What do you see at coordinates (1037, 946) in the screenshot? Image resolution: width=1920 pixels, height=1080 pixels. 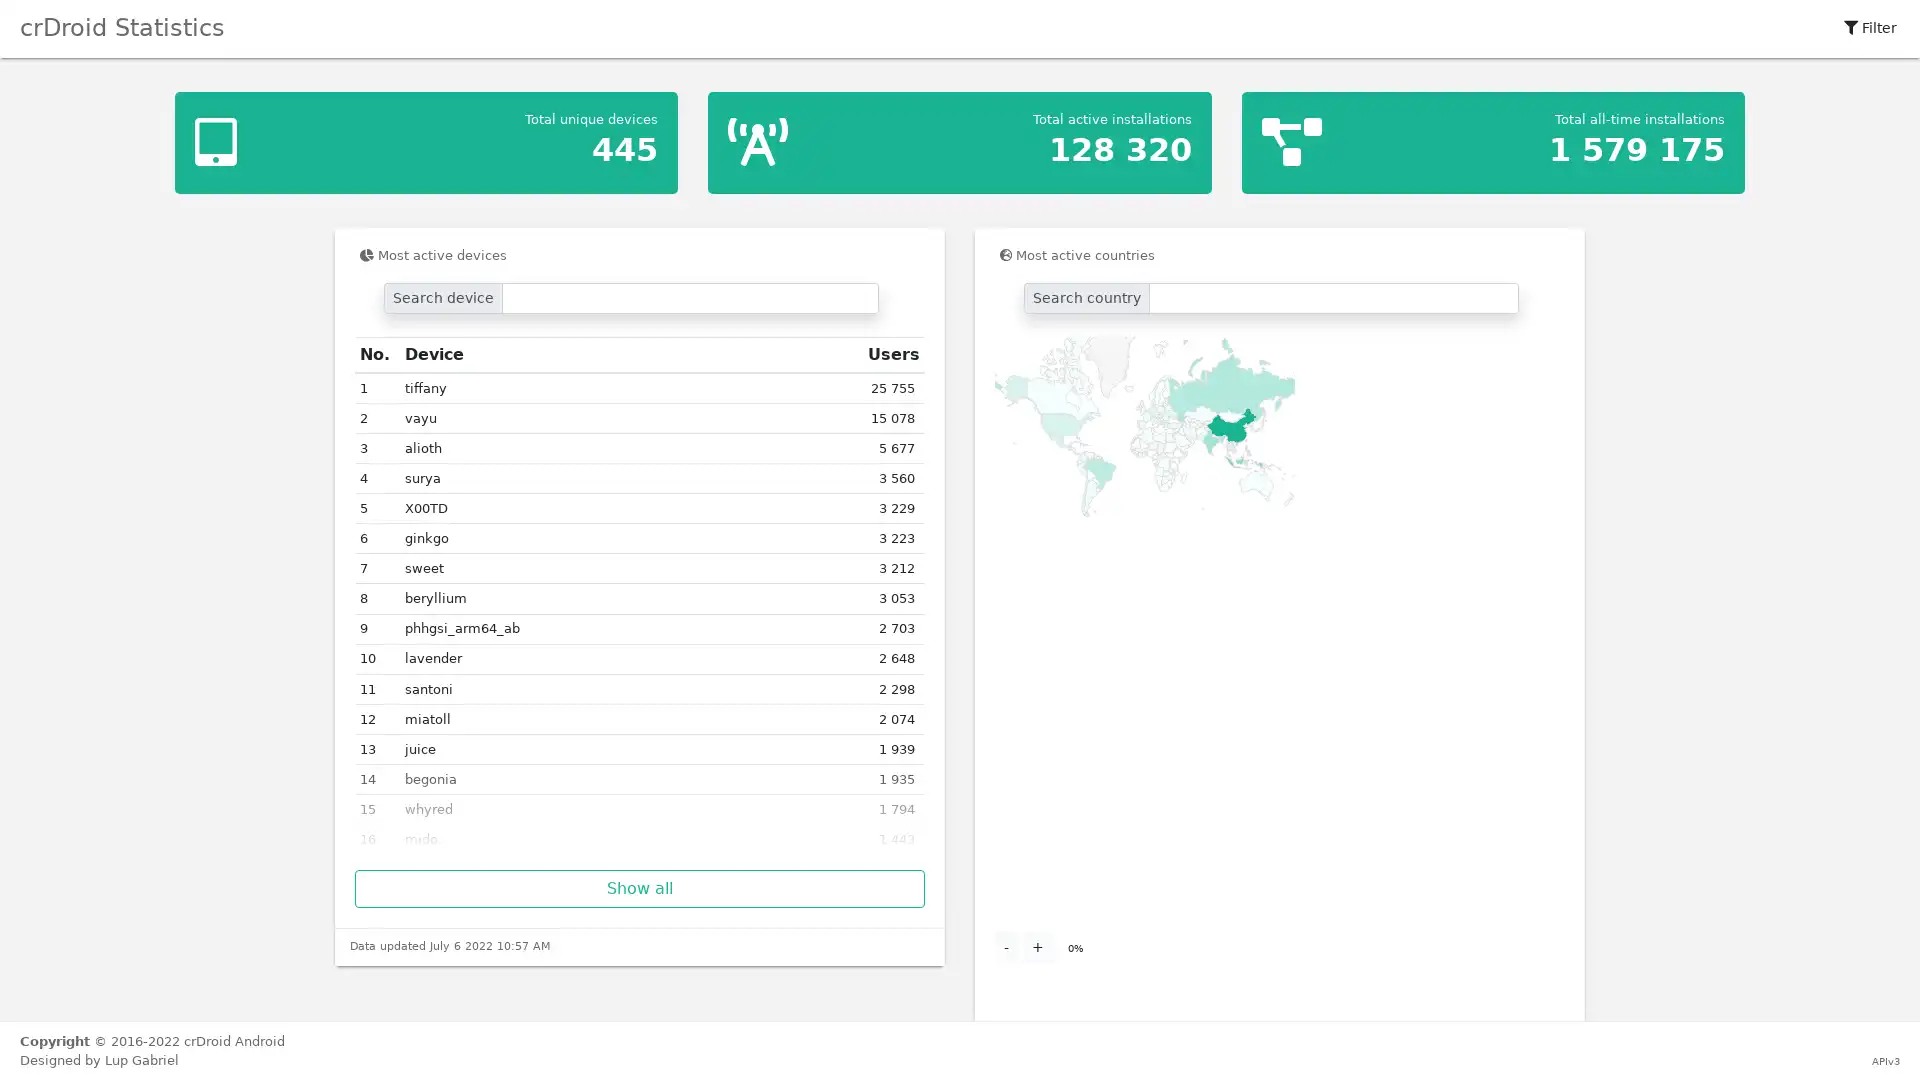 I see `+` at bounding box center [1037, 946].